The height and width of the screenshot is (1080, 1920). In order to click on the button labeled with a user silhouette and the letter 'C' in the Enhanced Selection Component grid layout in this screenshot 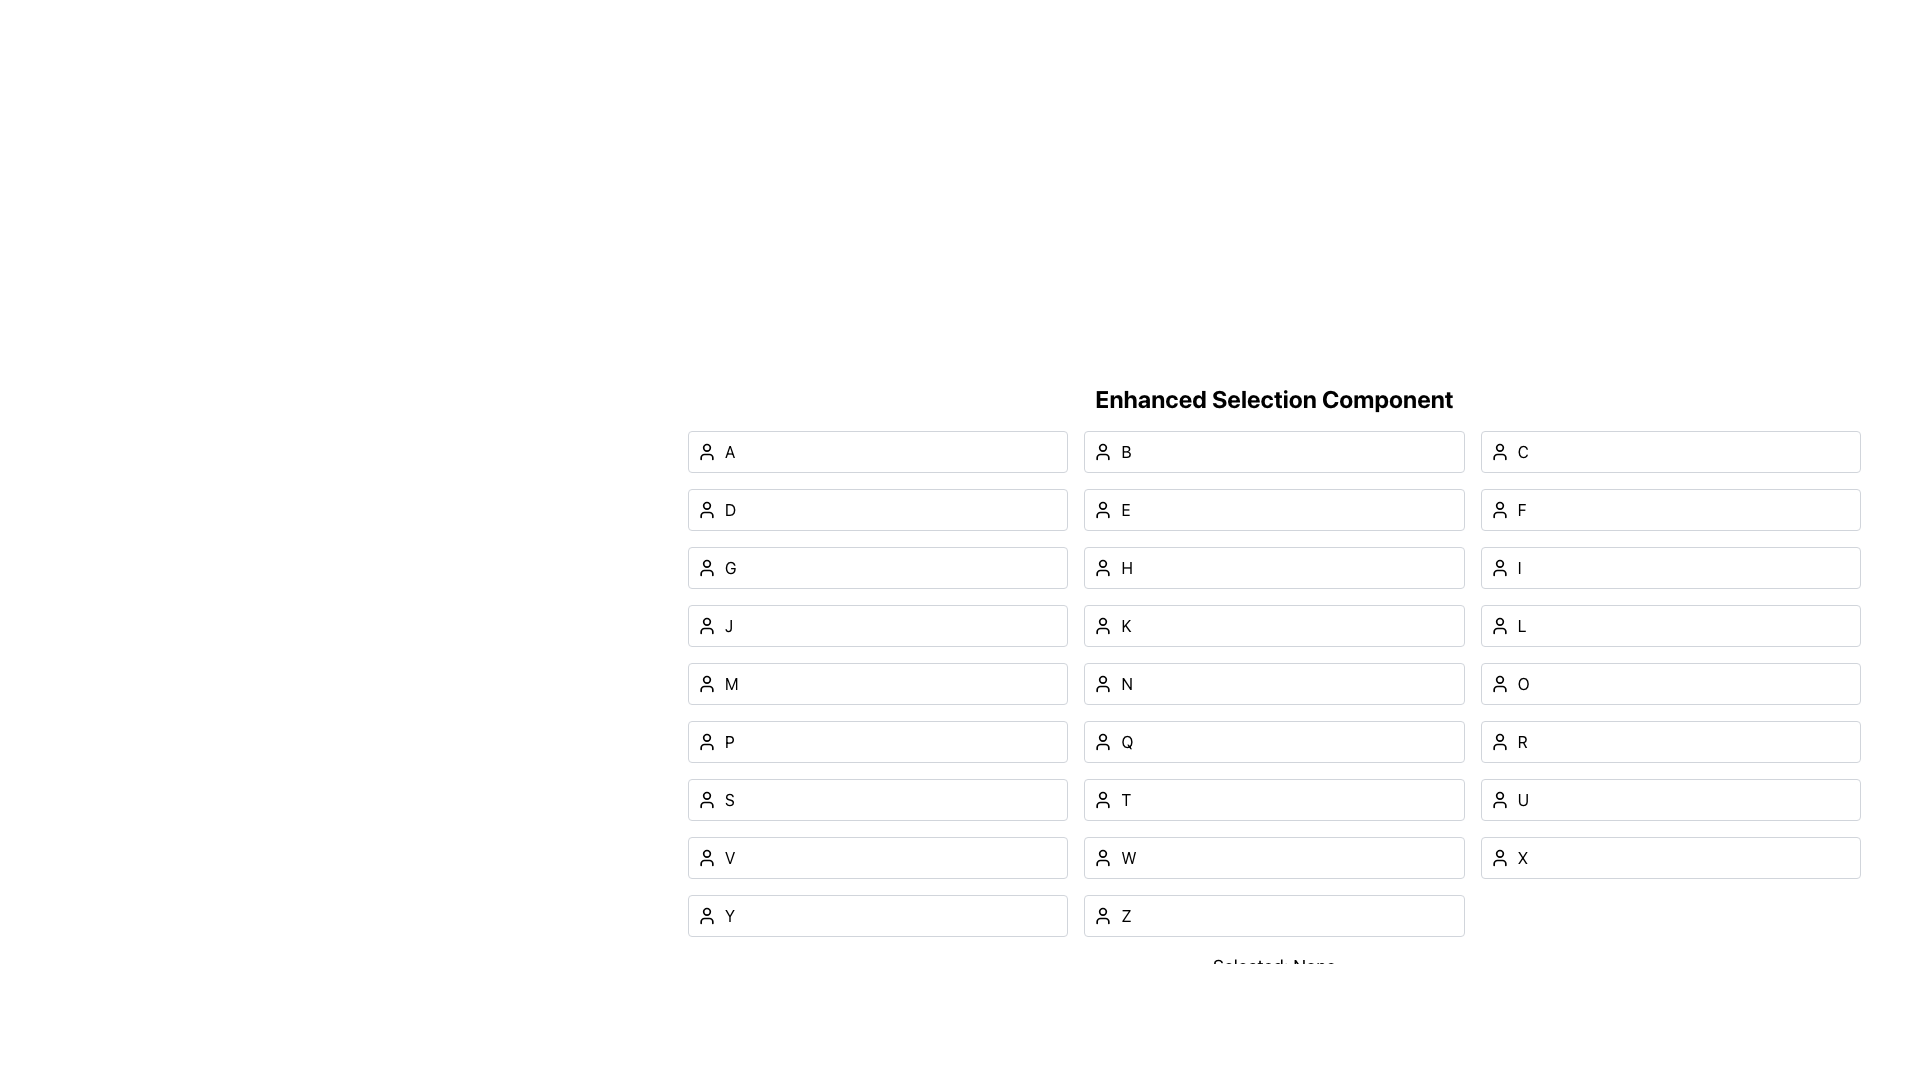, I will do `click(1670, 451)`.